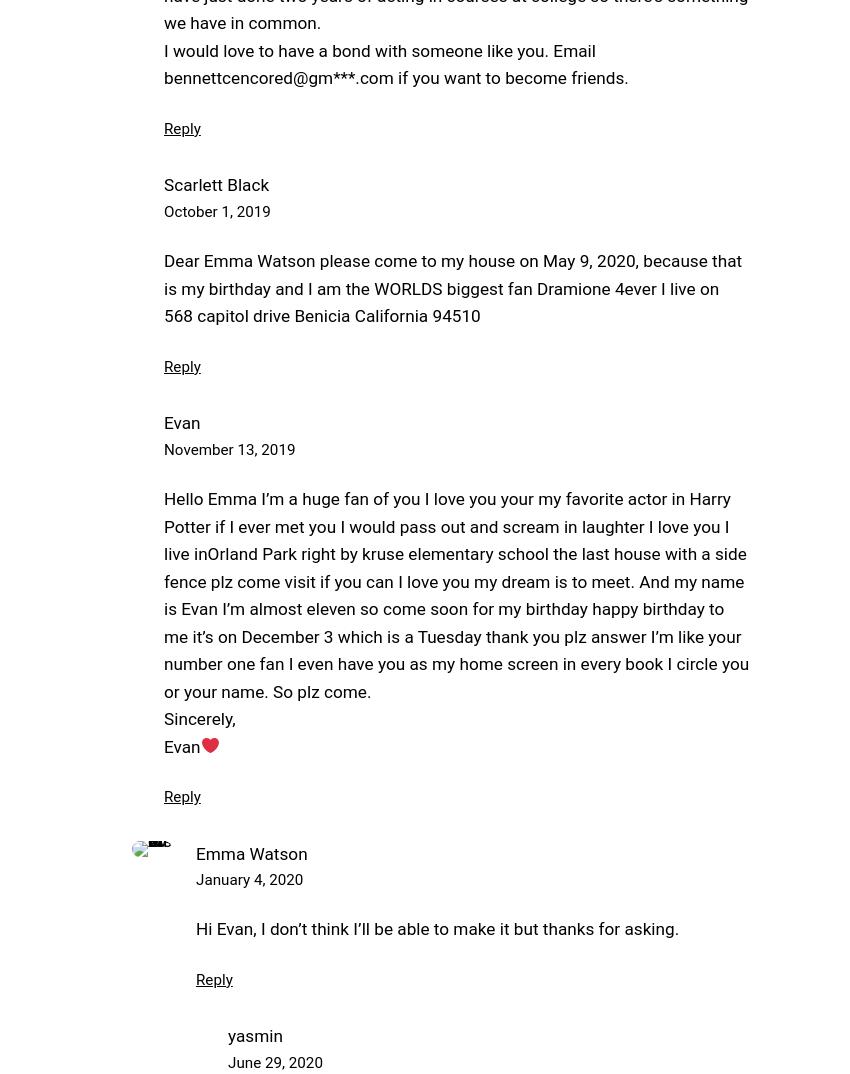 This screenshot has height=1074, width=850. What do you see at coordinates (216, 185) in the screenshot?
I see `'Scarlett Black'` at bounding box center [216, 185].